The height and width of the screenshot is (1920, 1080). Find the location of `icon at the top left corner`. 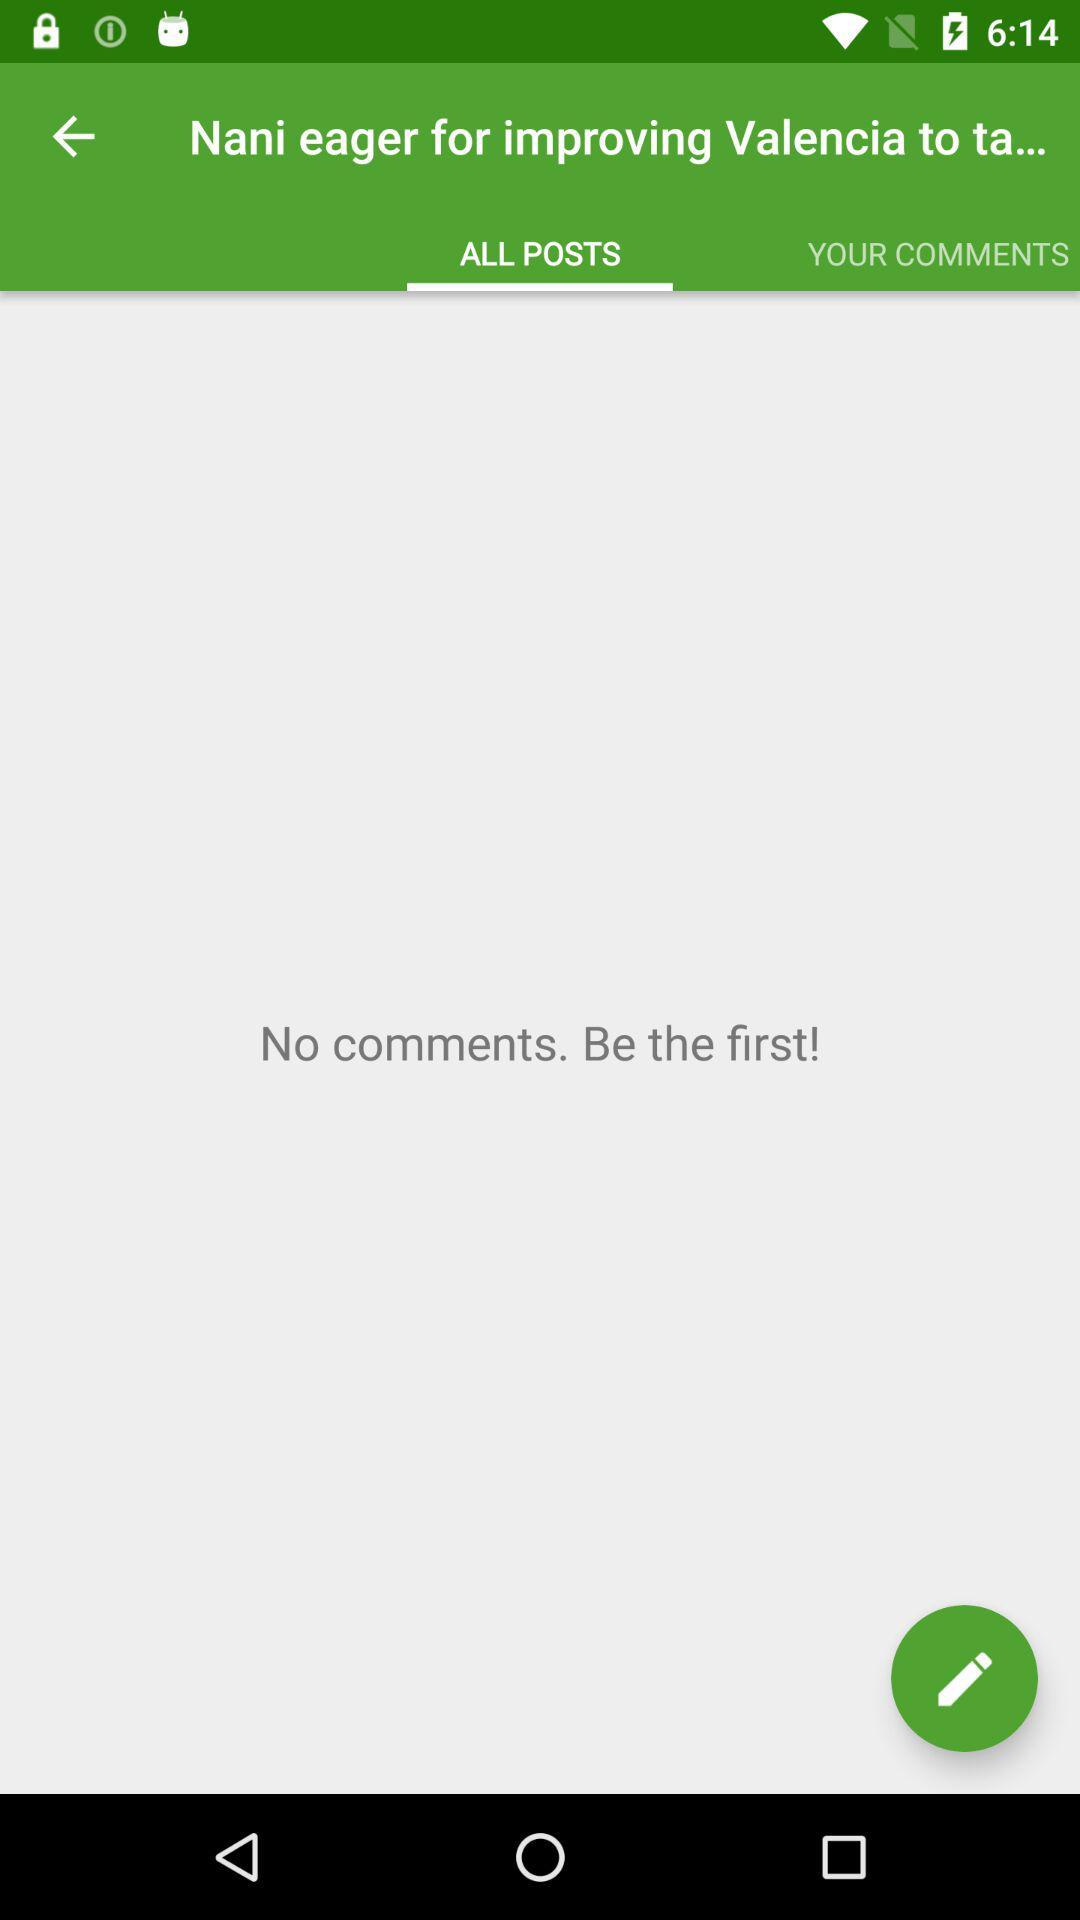

icon at the top left corner is located at coordinates (72, 135).